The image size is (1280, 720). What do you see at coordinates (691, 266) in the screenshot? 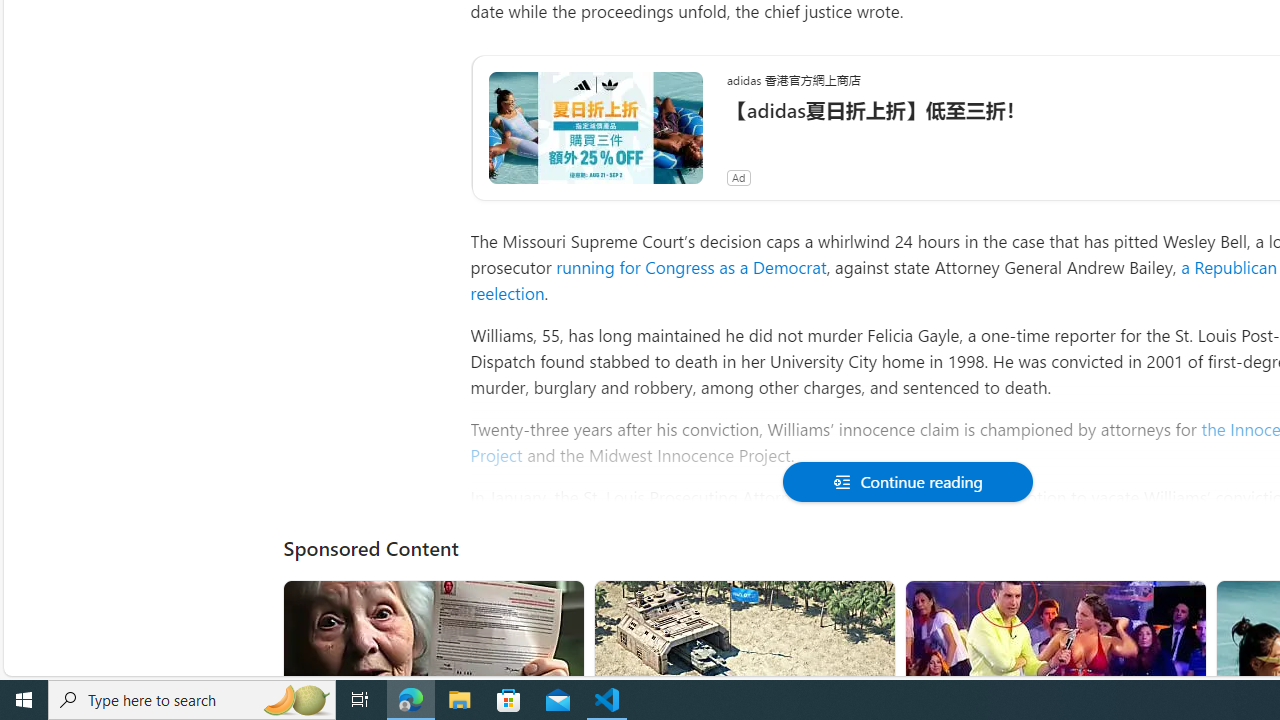
I see `'running for Congress as a Democrat'` at bounding box center [691, 266].